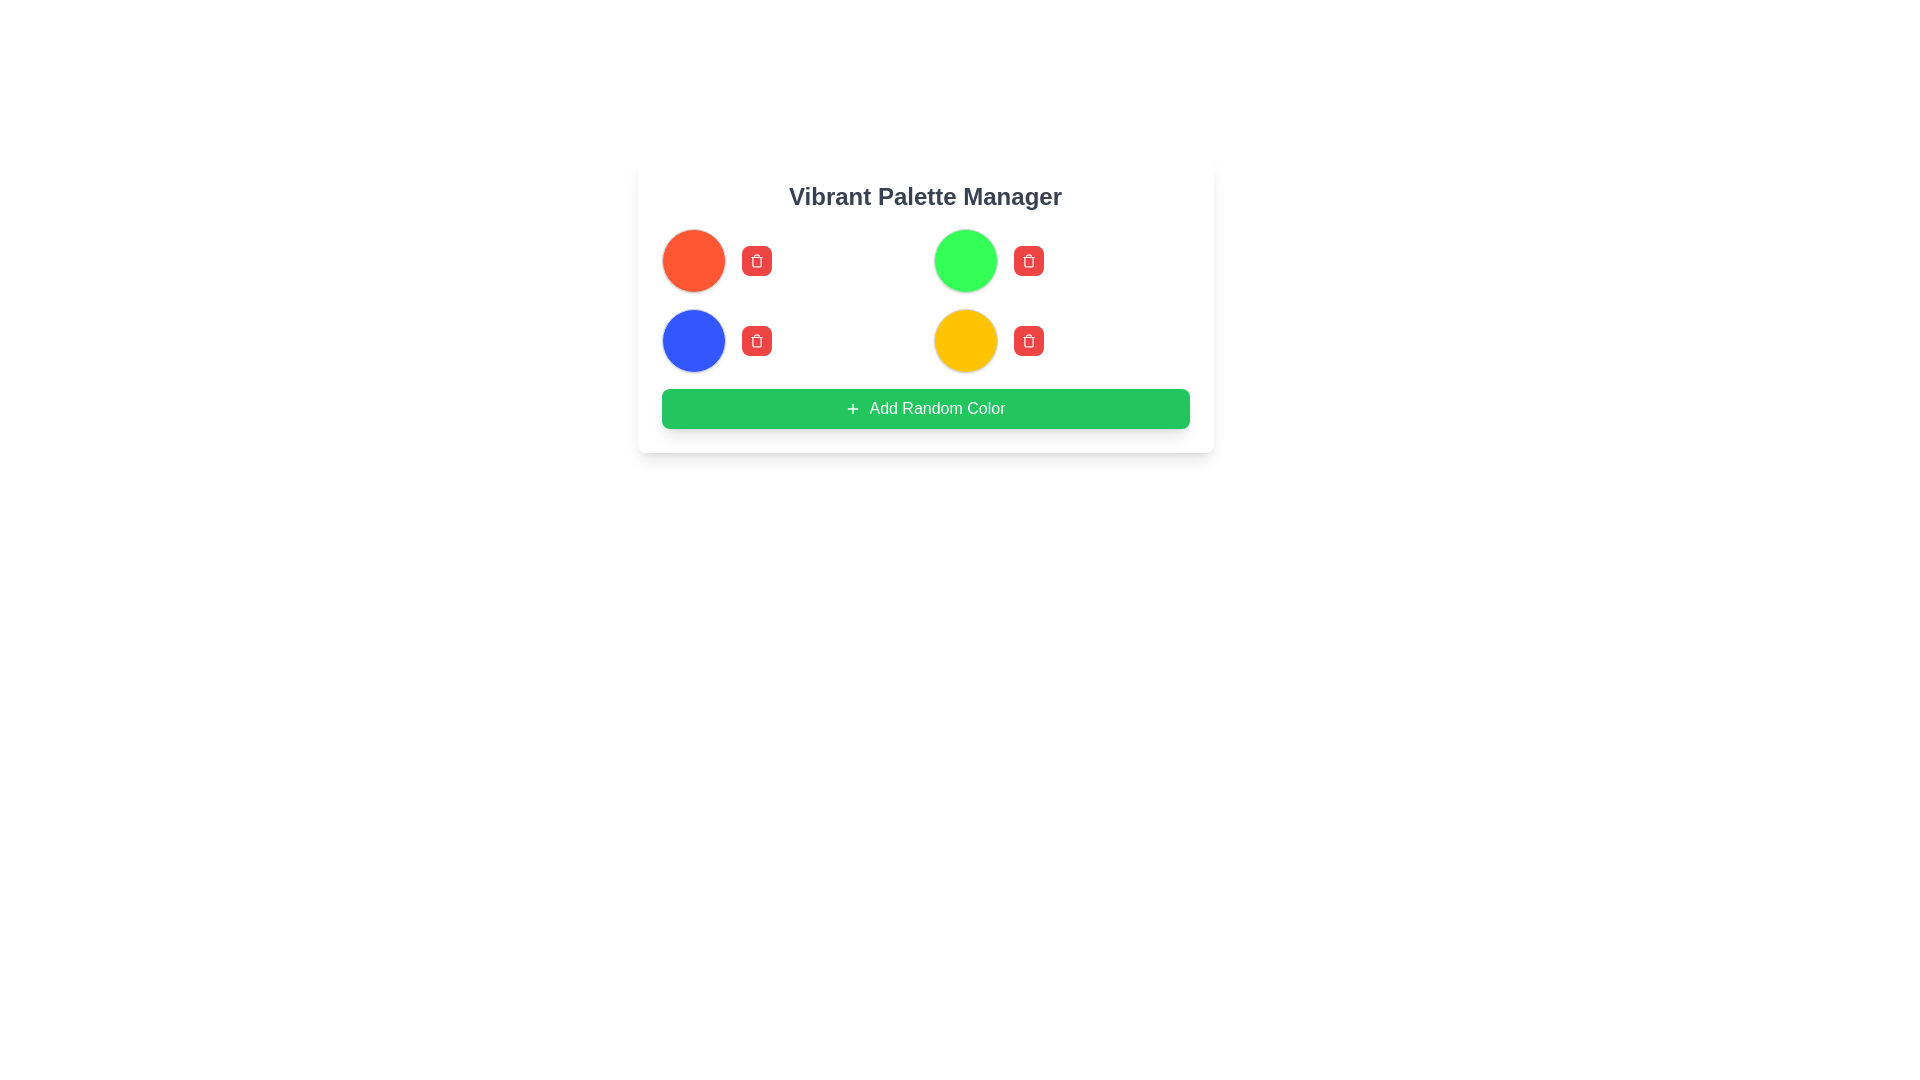  What do you see at coordinates (924, 407) in the screenshot?
I see `the green full-width button labeled 'Add Random Color' with a plus icon at the bottom of the 'Vibrant Palette Manager' panel` at bounding box center [924, 407].